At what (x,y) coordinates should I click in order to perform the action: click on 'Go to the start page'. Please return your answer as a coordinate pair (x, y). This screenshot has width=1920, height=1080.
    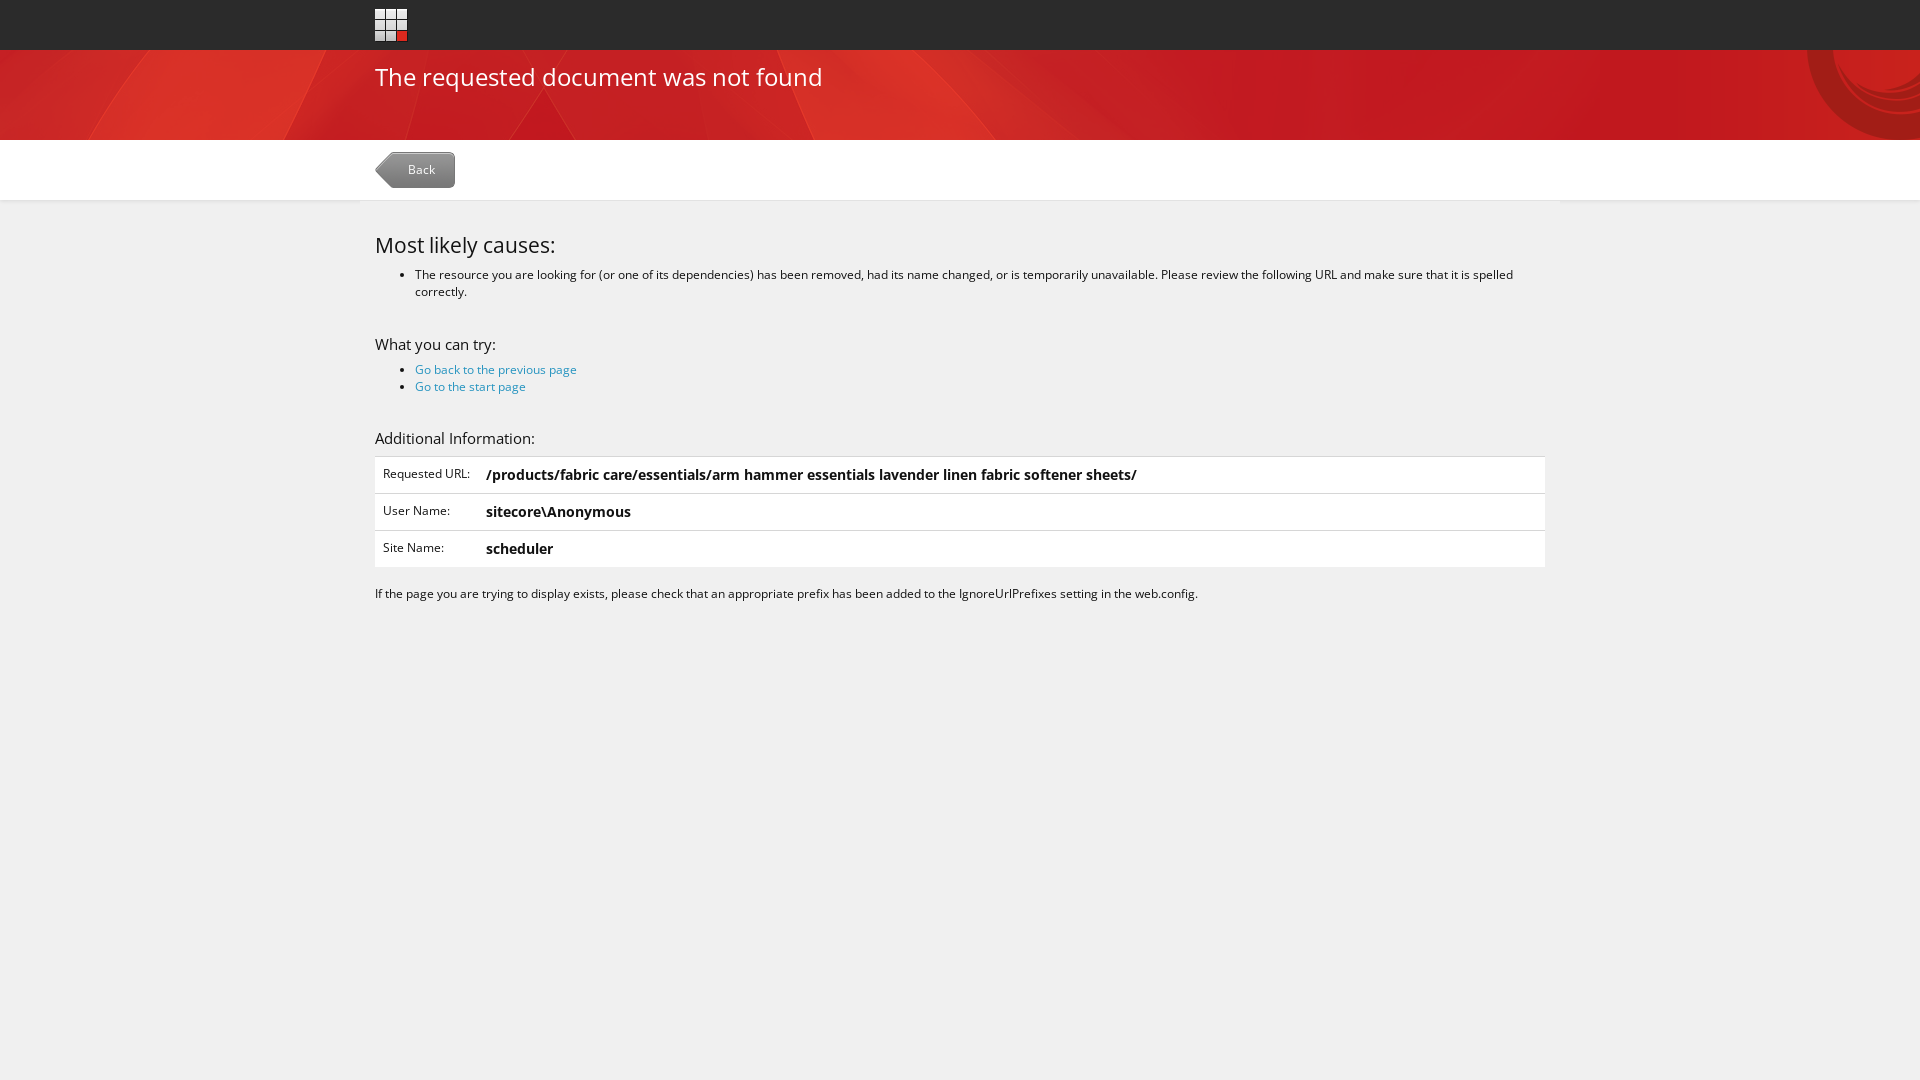
    Looking at the image, I should click on (391, 24).